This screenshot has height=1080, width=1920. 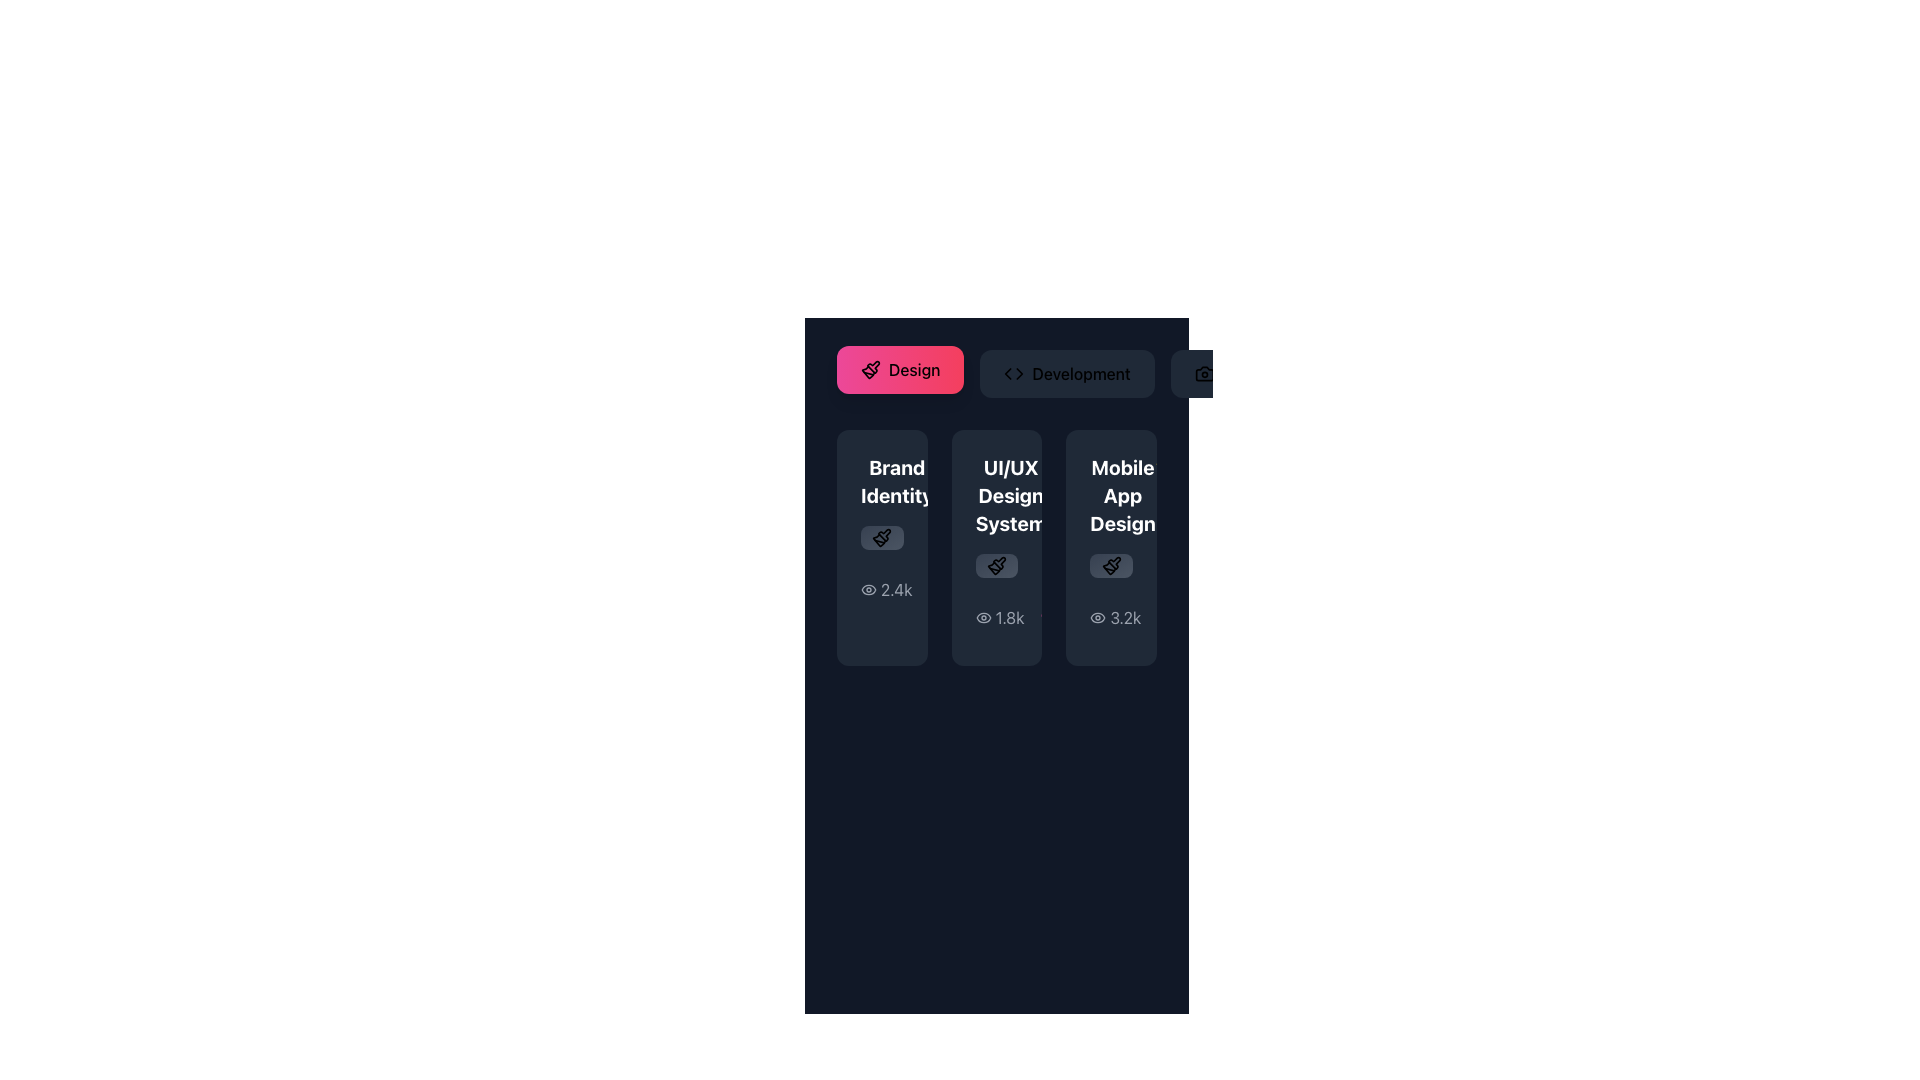 What do you see at coordinates (983, 616) in the screenshot?
I see `the visibility icon resembling an eye outline, located within the second card titled 'UI/UX Design System', positioned below the main title and aligned with the numerical text '1.8k'` at bounding box center [983, 616].